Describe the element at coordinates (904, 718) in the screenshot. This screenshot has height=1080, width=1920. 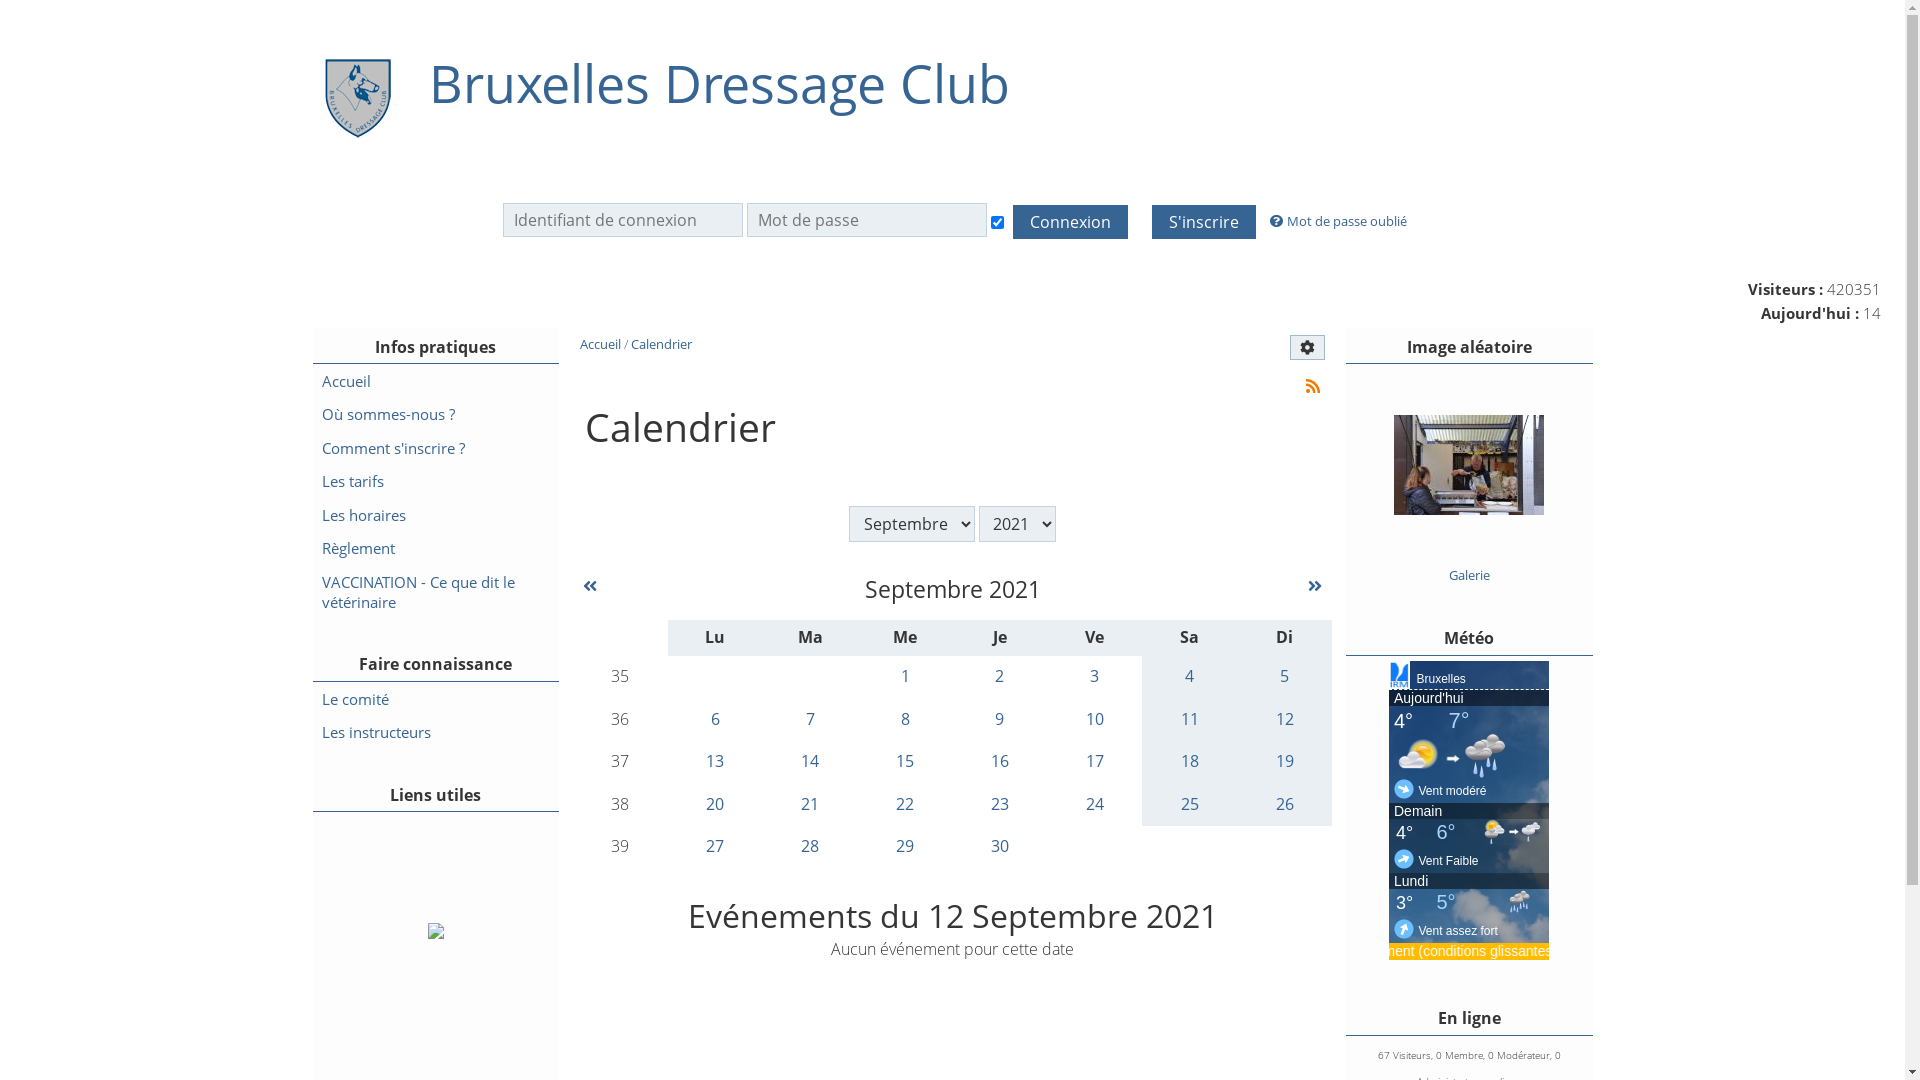
I see `'8'` at that location.